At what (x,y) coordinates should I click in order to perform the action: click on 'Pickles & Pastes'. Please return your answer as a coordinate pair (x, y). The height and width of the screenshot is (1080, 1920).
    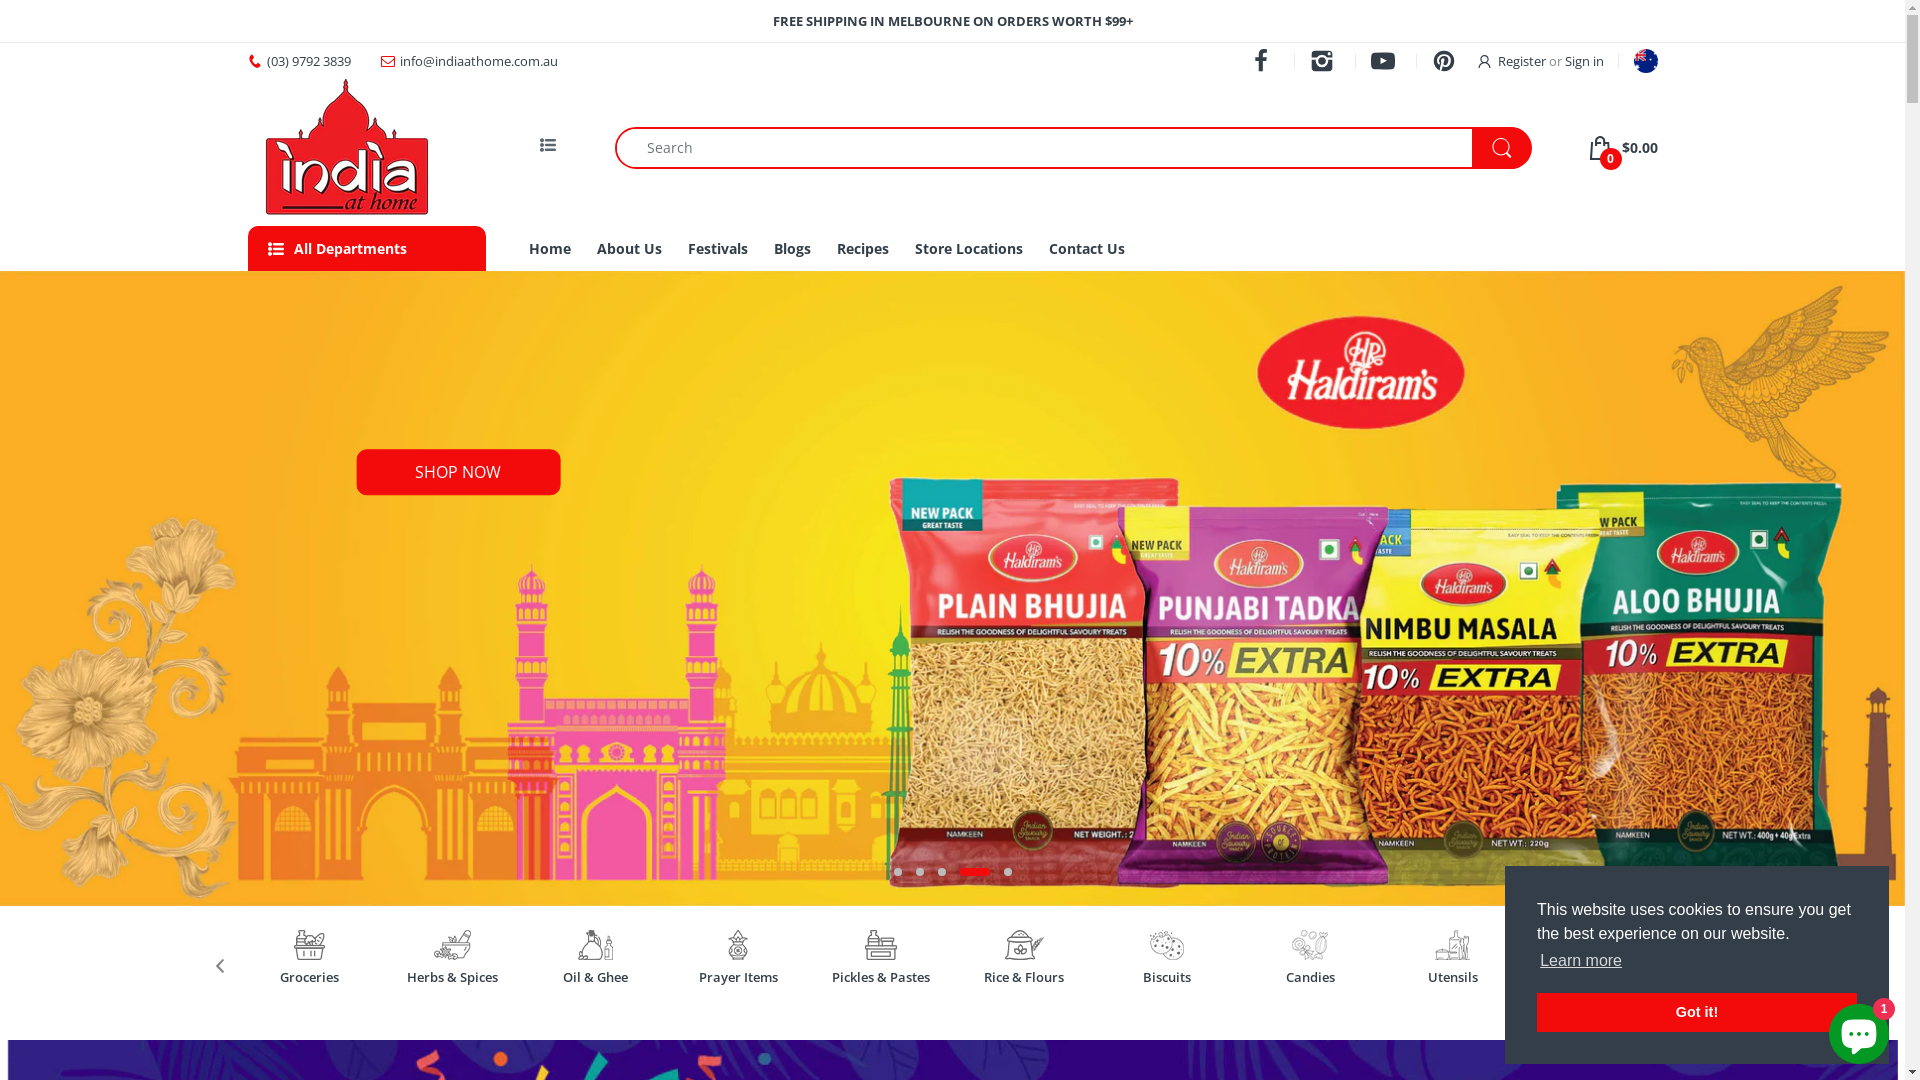
    Looking at the image, I should click on (880, 976).